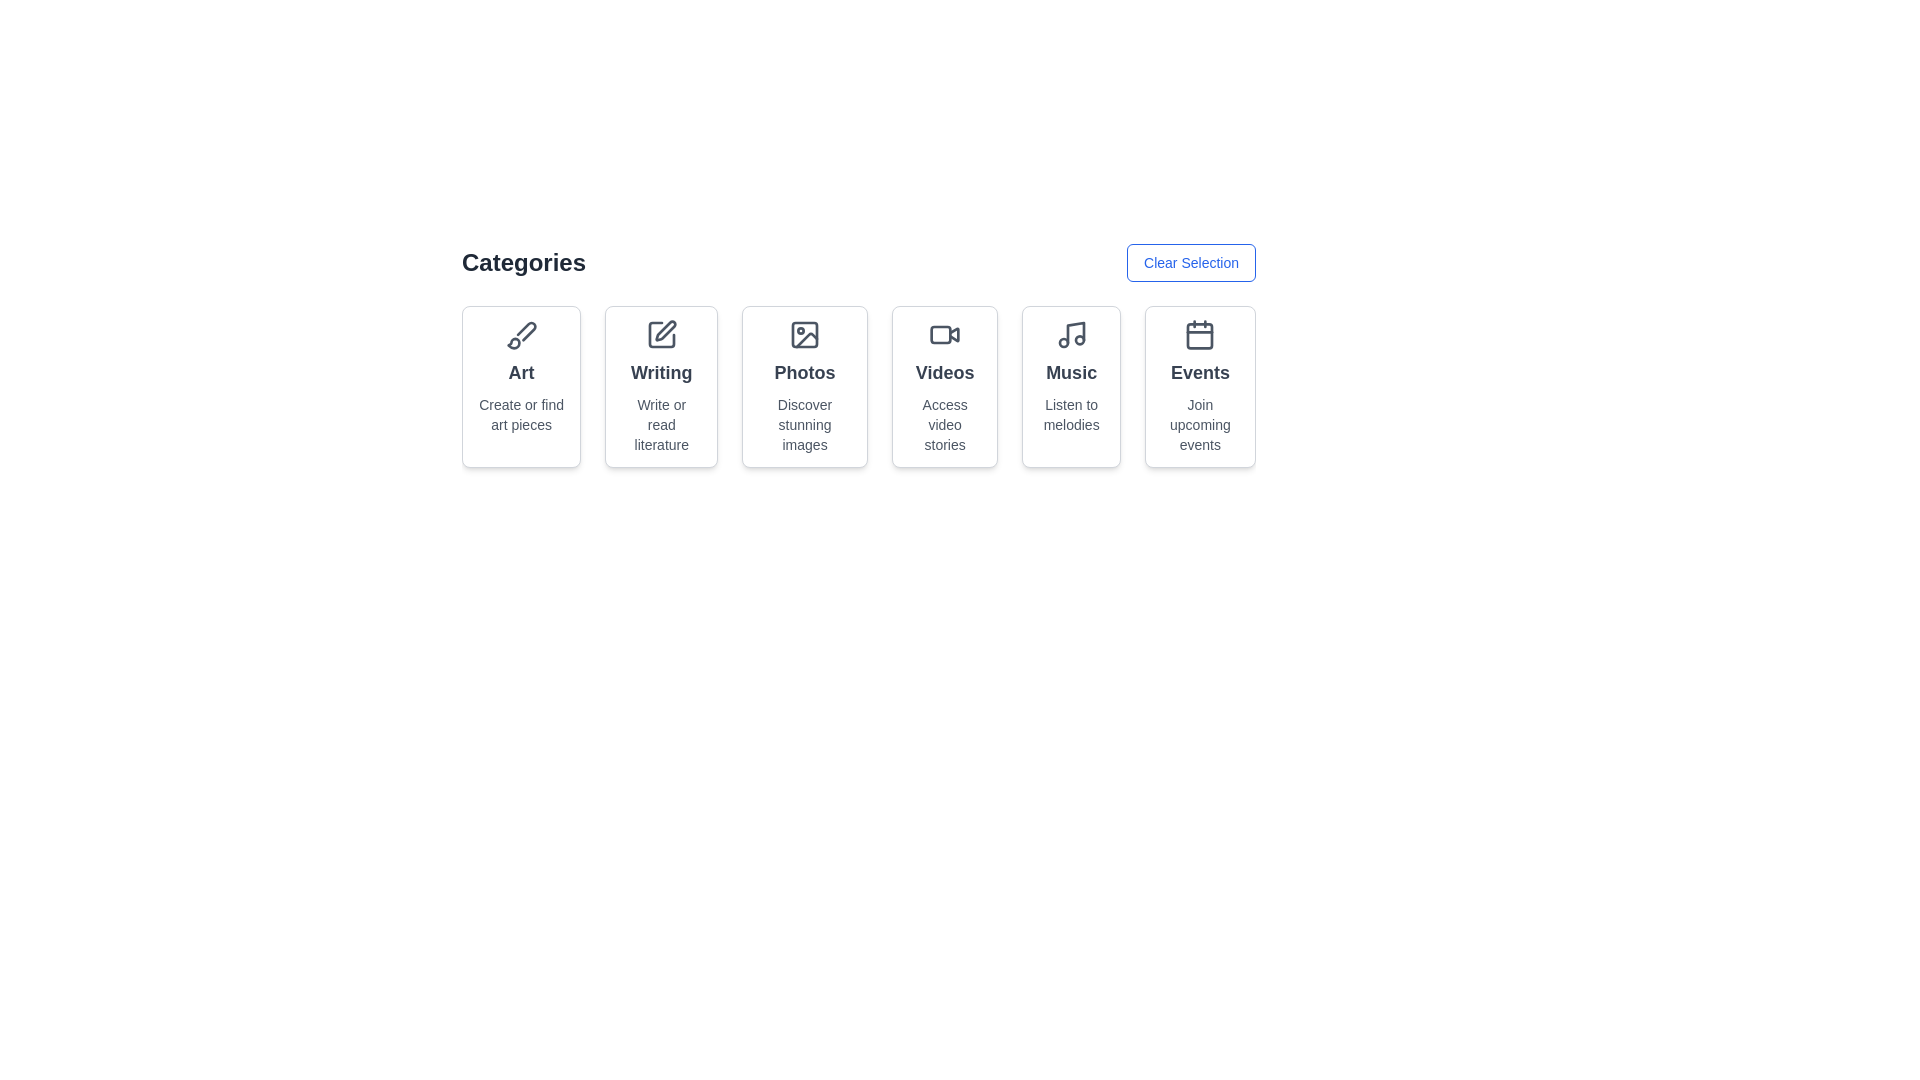 This screenshot has width=1920, height=1080. I want to click on the text label that reads 'Create or find art pieces', which is located beneath the title 'Art' in the card-like layout, so click(521, 414).